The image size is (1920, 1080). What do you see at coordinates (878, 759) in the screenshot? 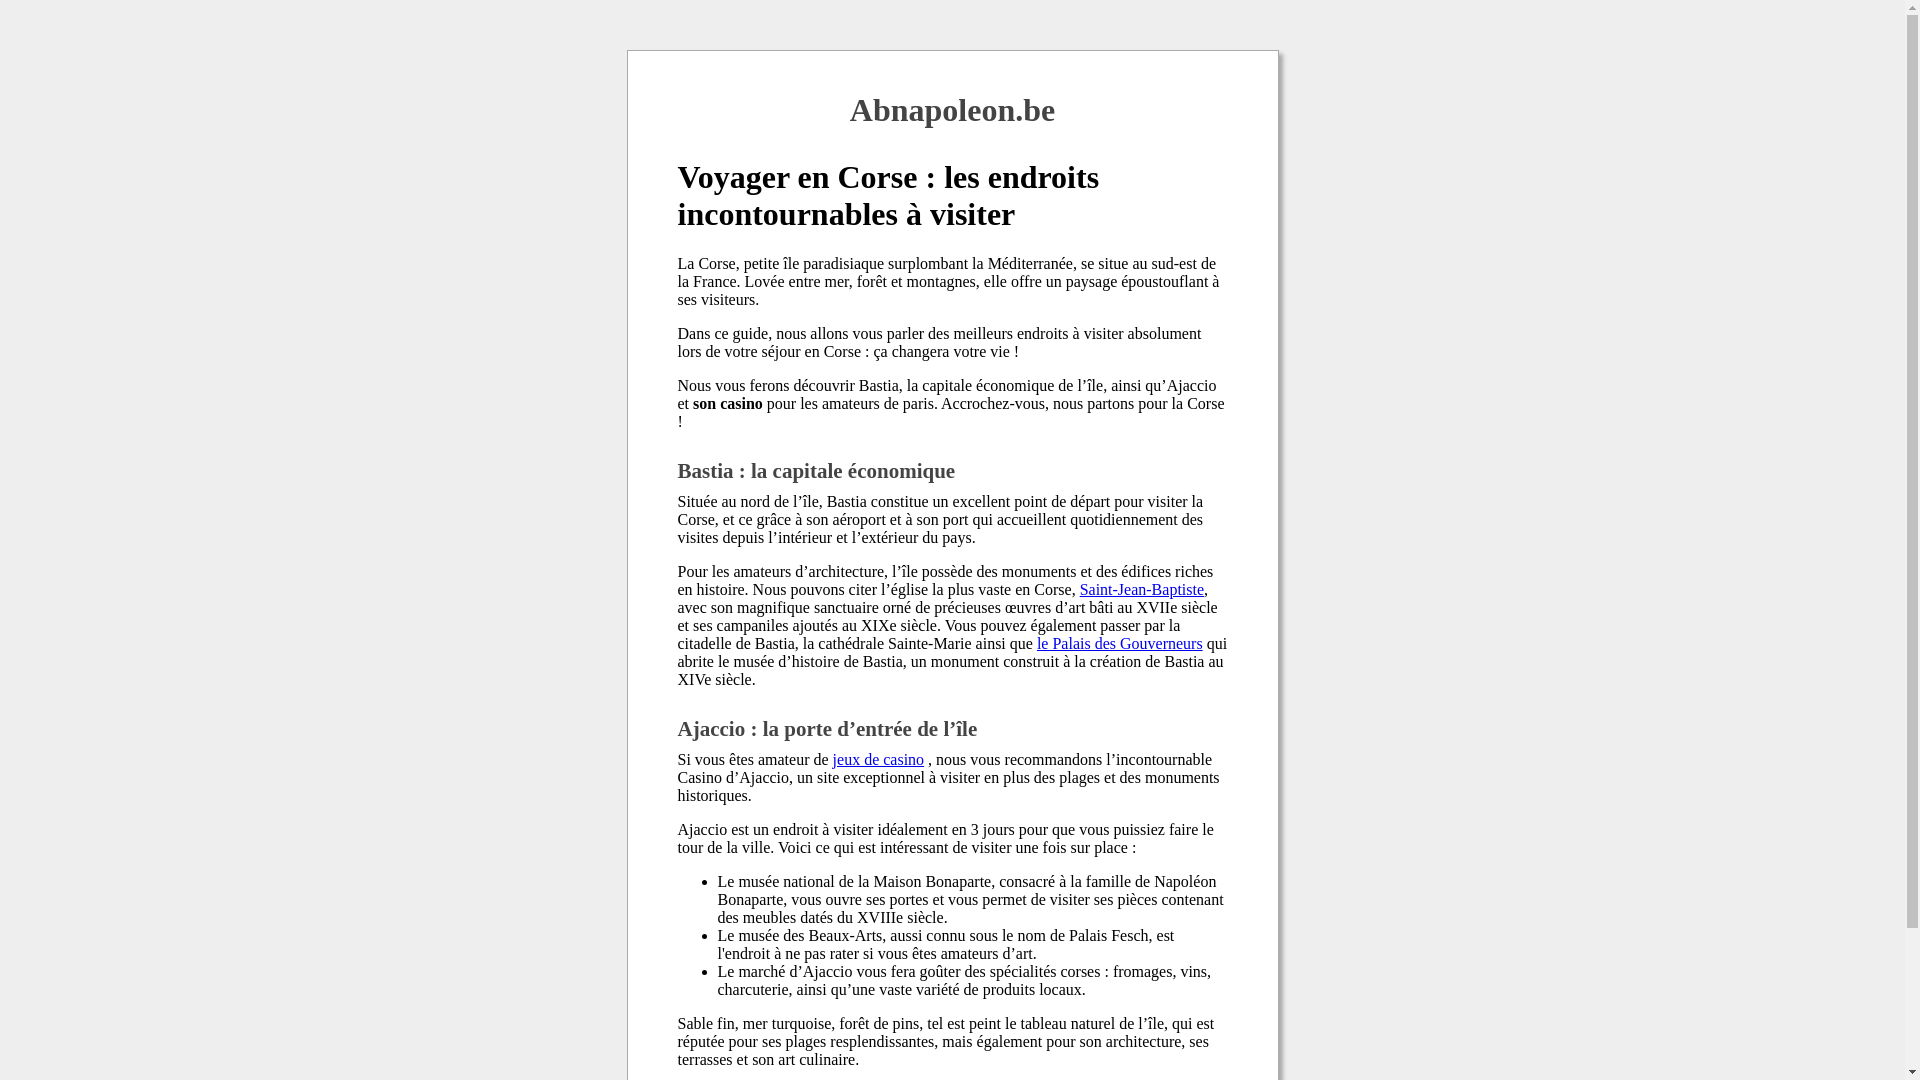
I see `'jeux de casino'` at bounding box center [878, 759].